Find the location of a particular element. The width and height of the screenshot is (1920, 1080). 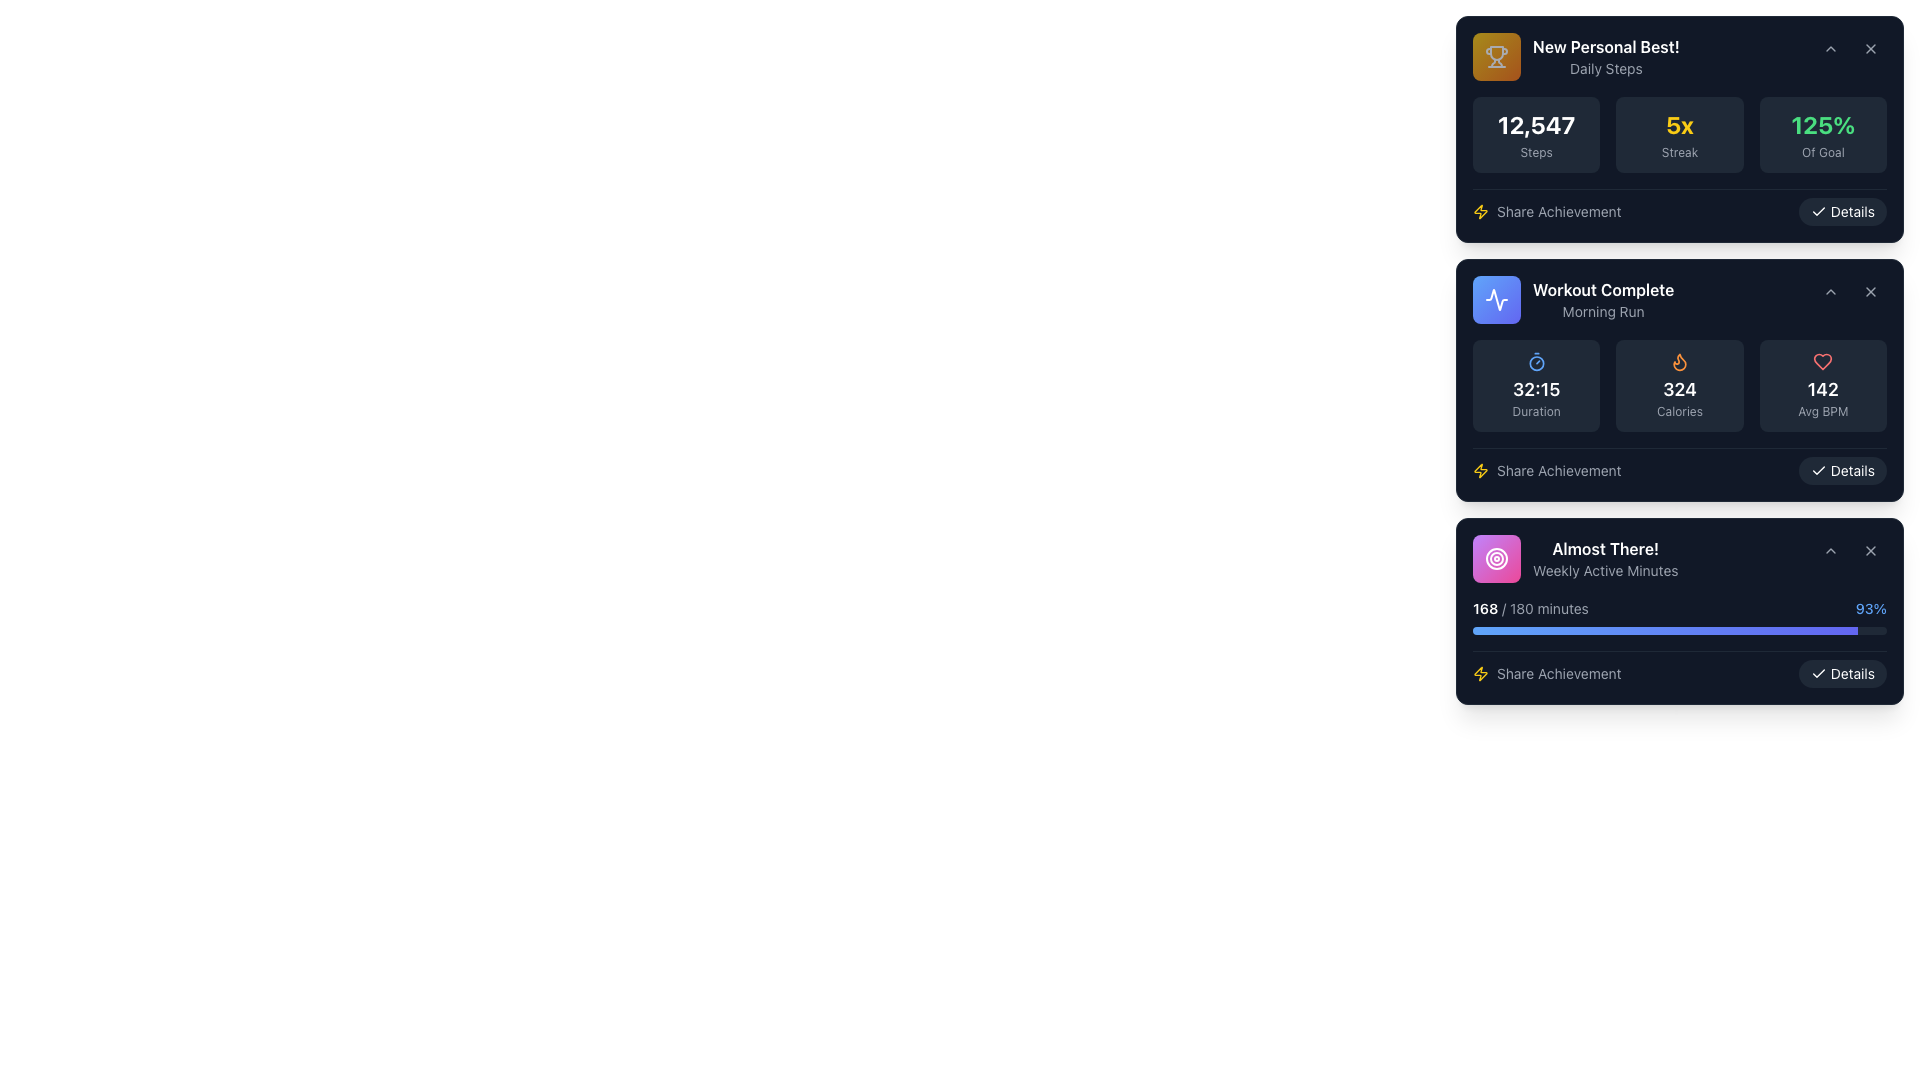

the Informational display showing '125%' in a bold, green font above 'Of Goal' on a dark gray rounded rectangle background, located in the third position of a horizontally aligned grid is located at coordinates (1823, 135).